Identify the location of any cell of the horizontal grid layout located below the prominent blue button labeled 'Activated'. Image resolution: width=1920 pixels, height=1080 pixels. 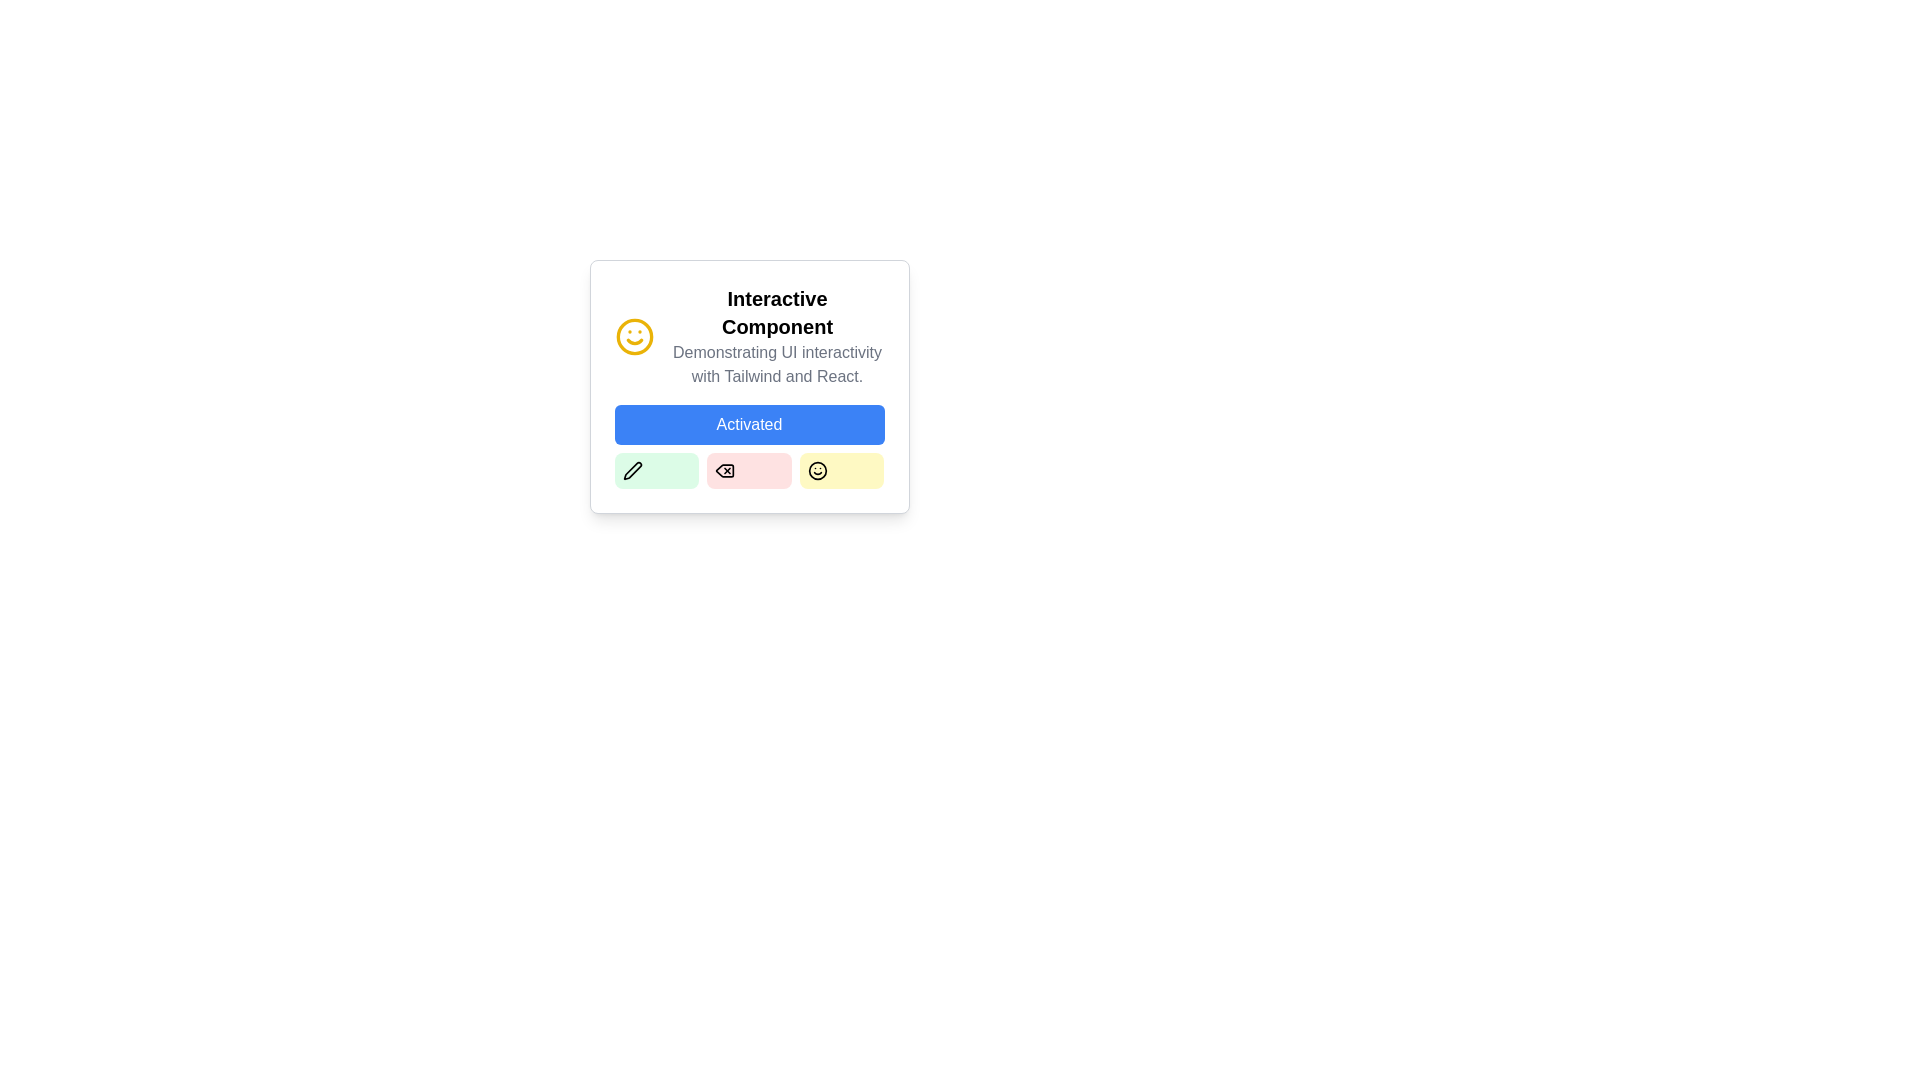
(748, 470).